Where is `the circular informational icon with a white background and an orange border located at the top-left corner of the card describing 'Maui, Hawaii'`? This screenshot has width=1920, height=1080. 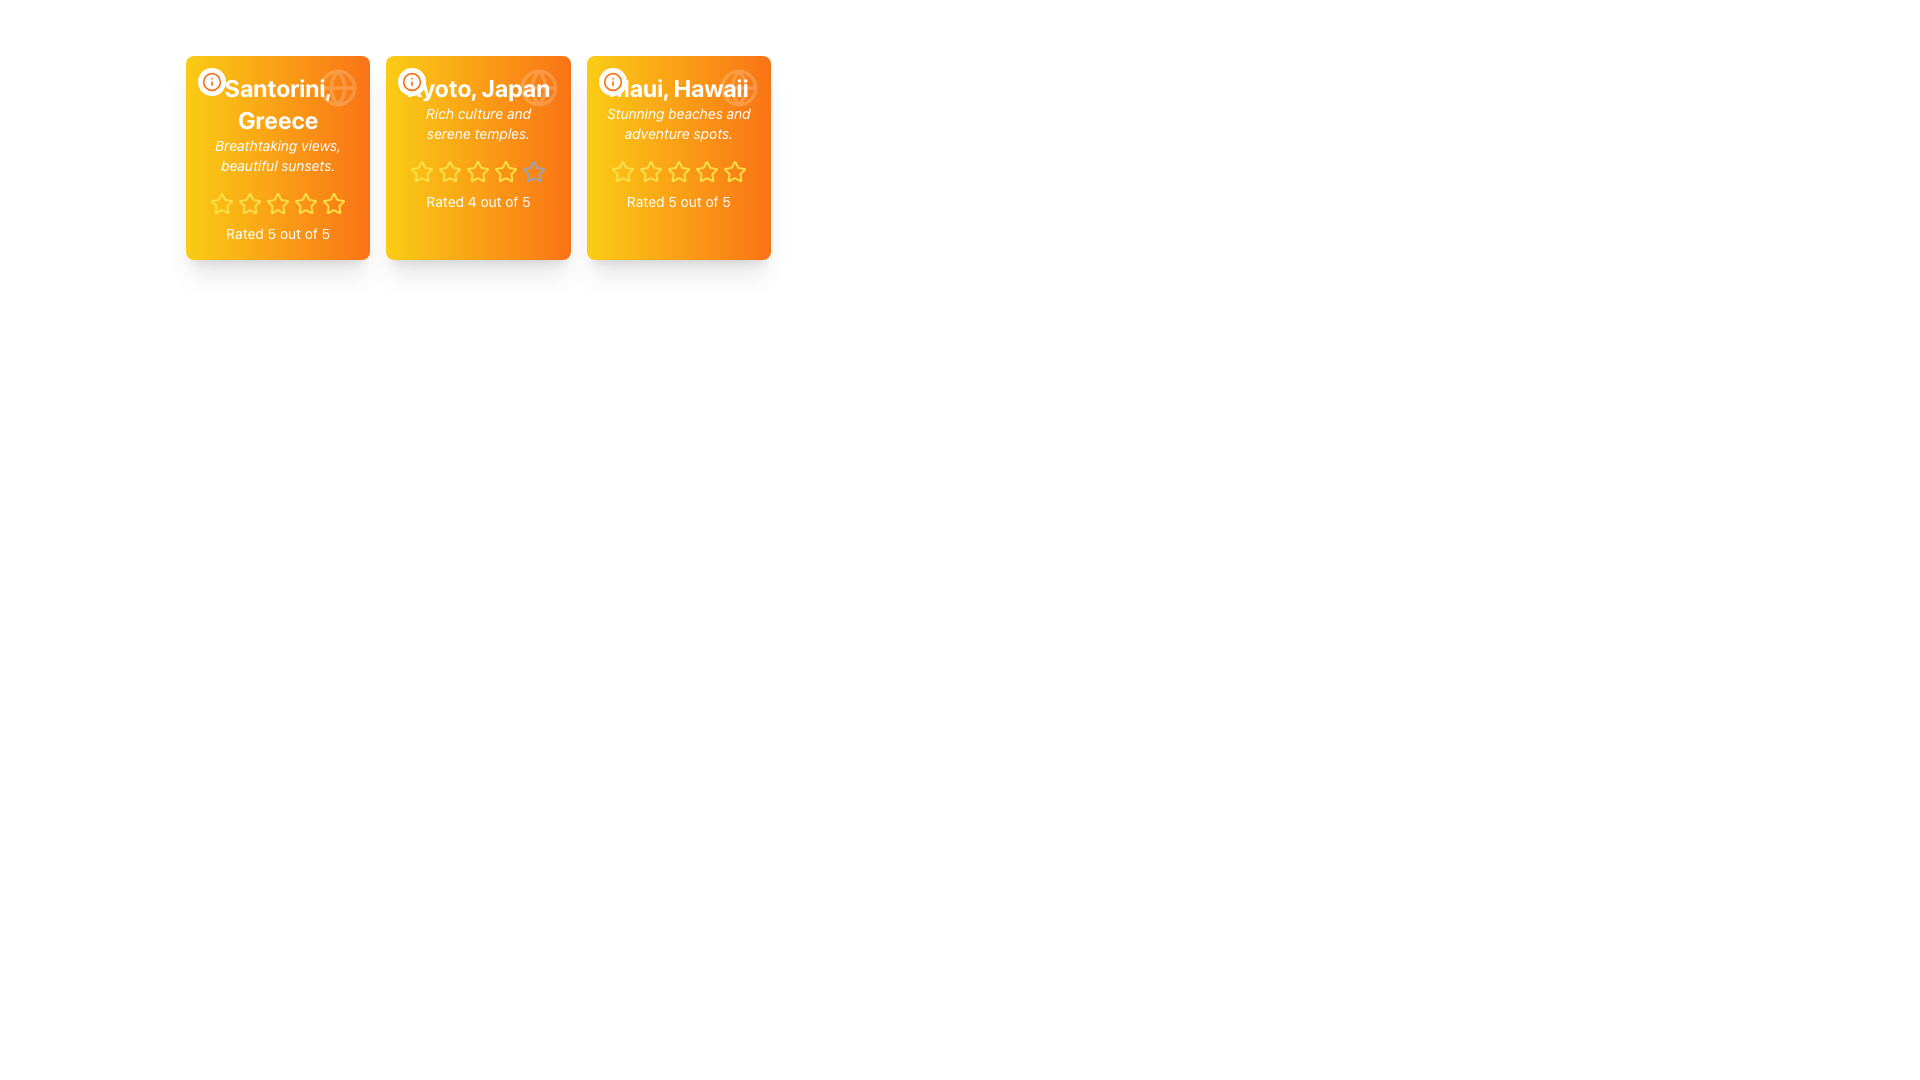
the circular informational icon with a white background and an orange border located at the top-left corner of the card describing 'Maui, Hawaii' is located at coordinates (611, 80).